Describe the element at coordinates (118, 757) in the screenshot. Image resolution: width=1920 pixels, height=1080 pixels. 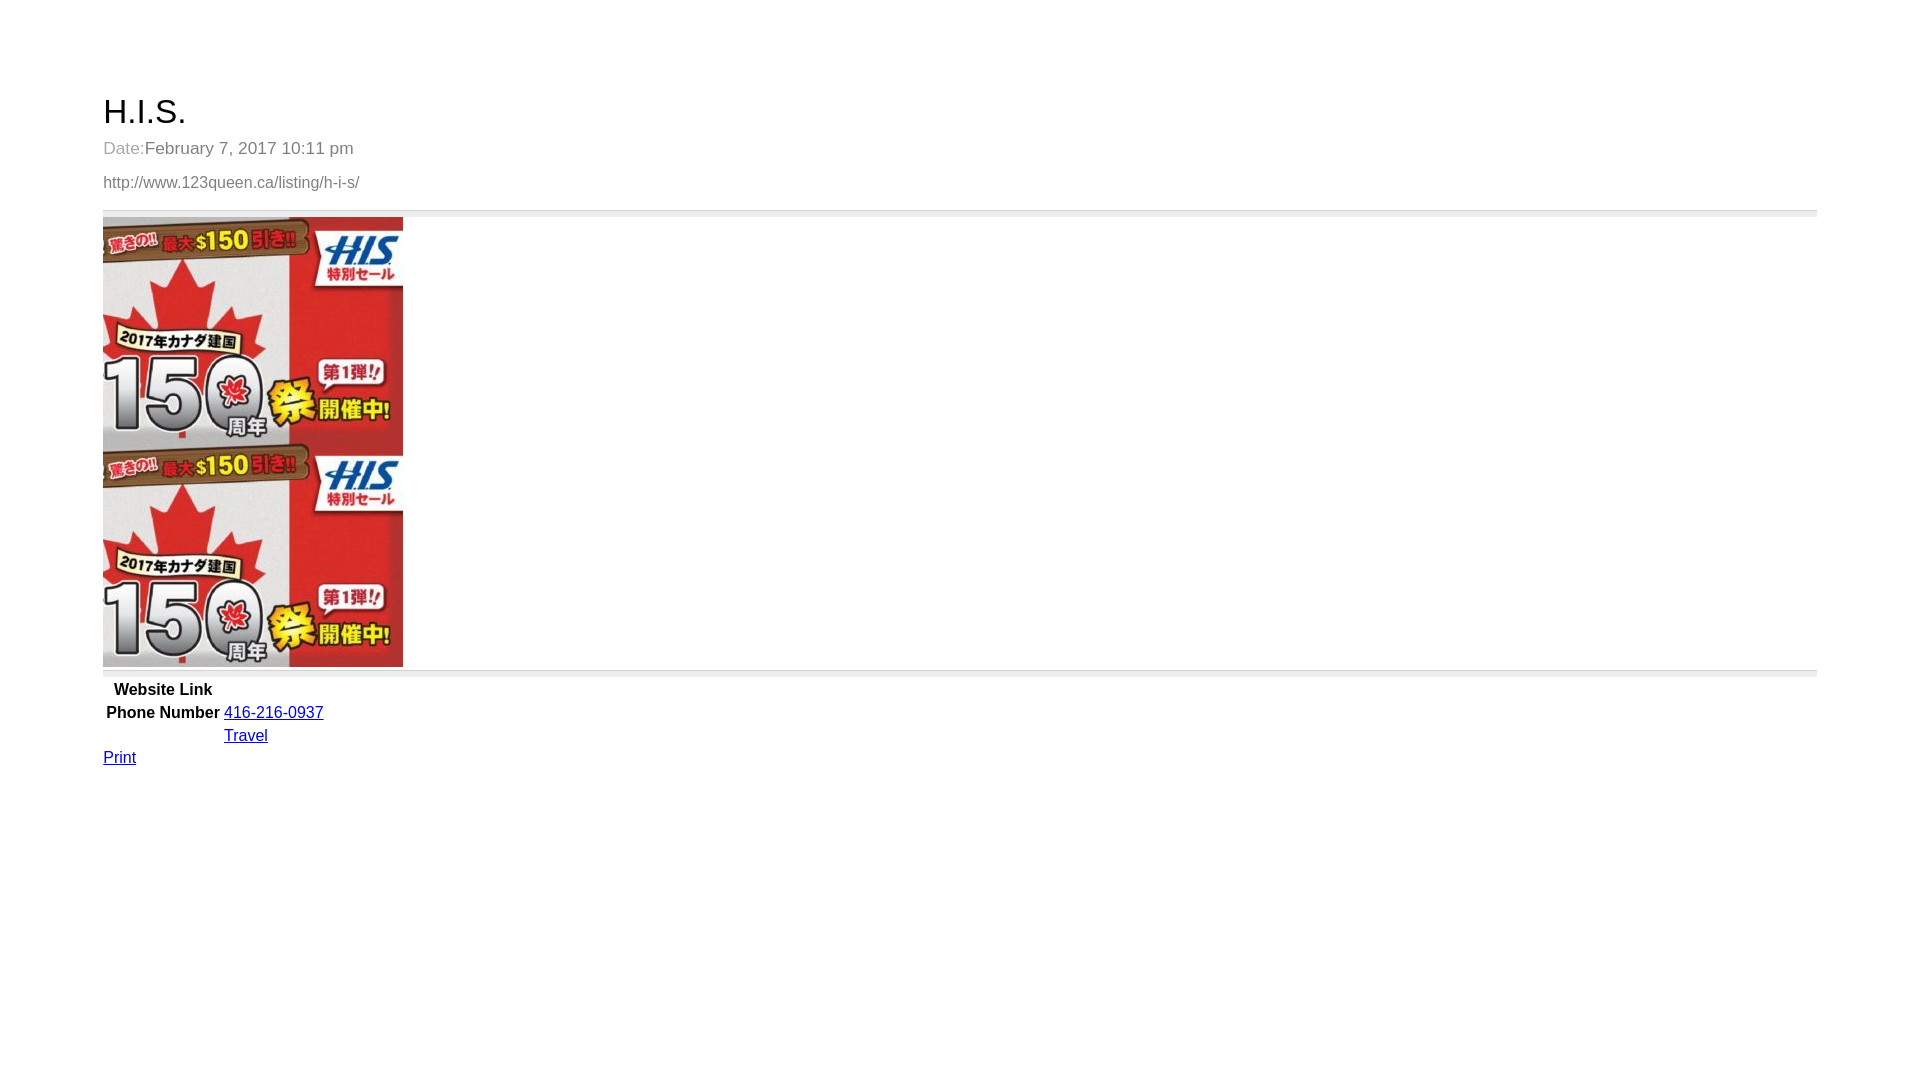
I see `'Print'` at that location.